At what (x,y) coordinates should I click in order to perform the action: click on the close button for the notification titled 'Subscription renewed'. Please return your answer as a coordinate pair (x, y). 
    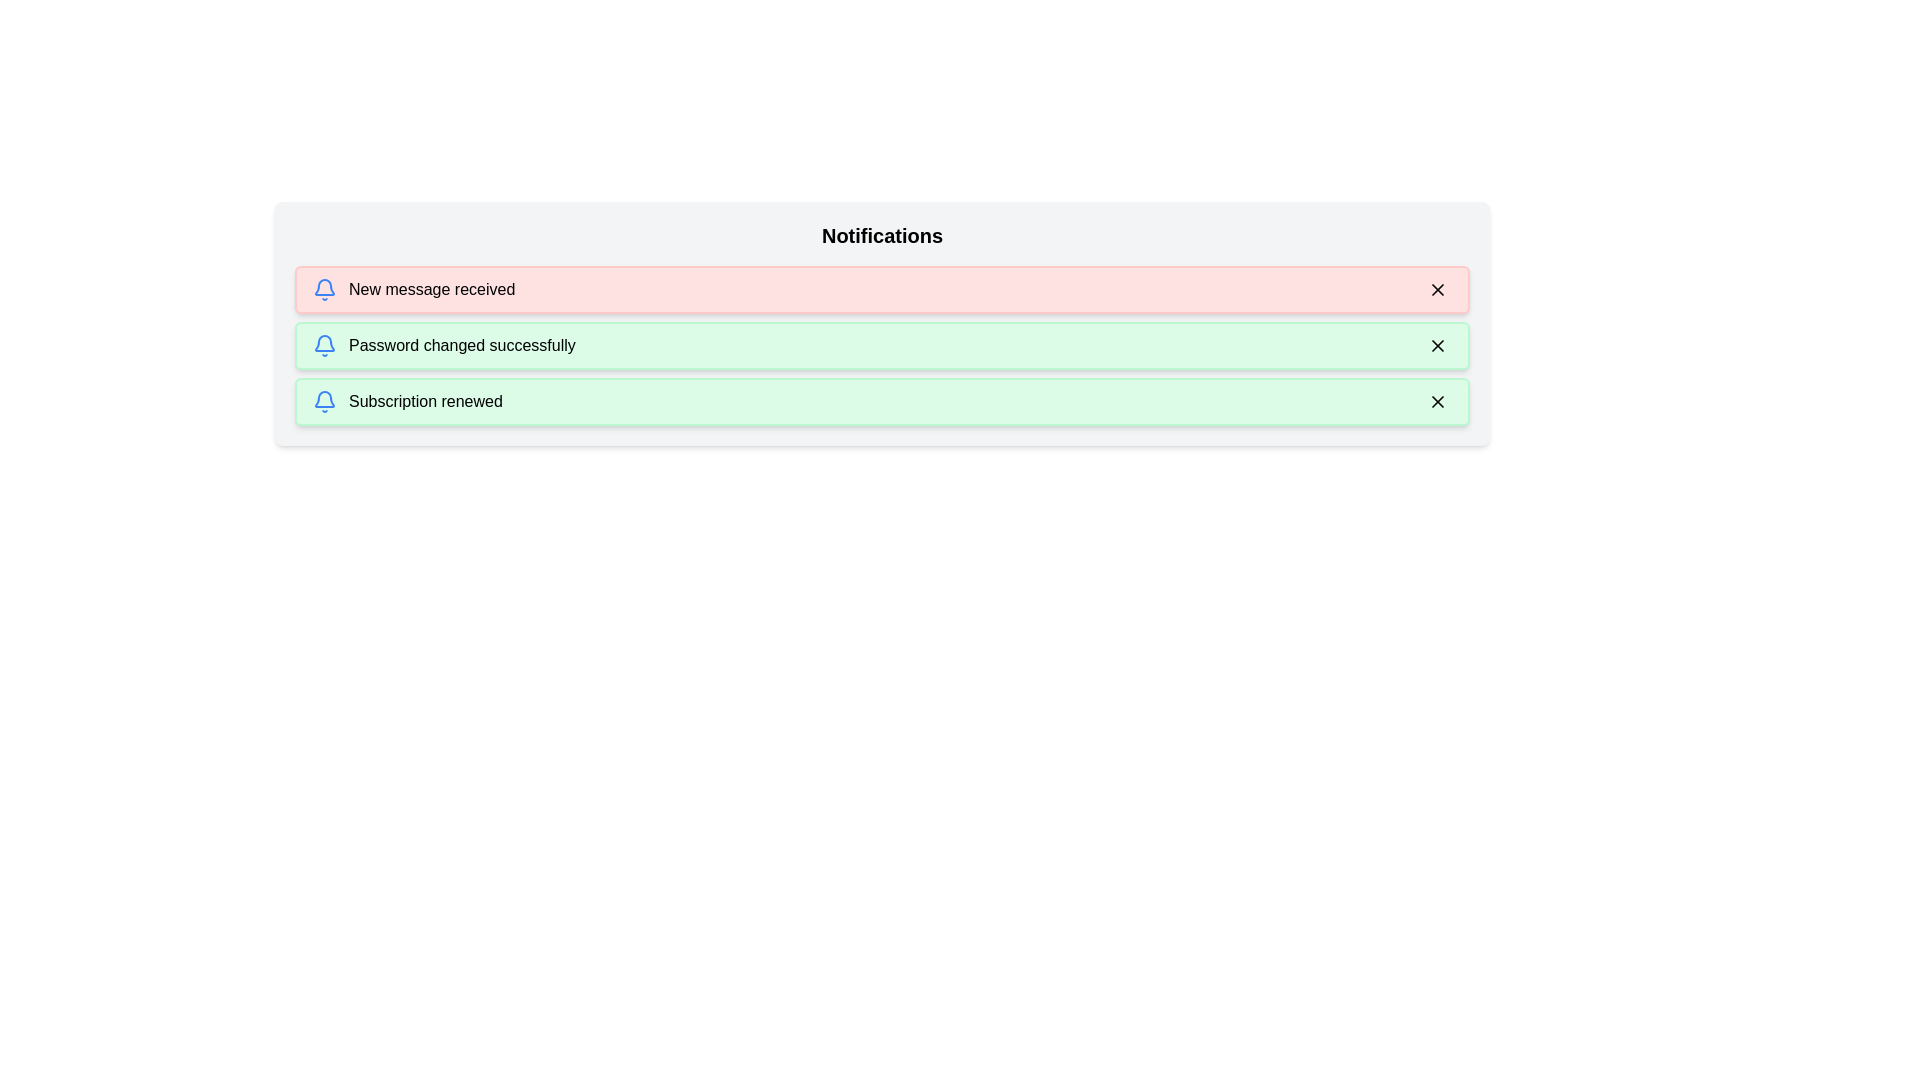
    Looking at the image, I should click on (1437, 401).